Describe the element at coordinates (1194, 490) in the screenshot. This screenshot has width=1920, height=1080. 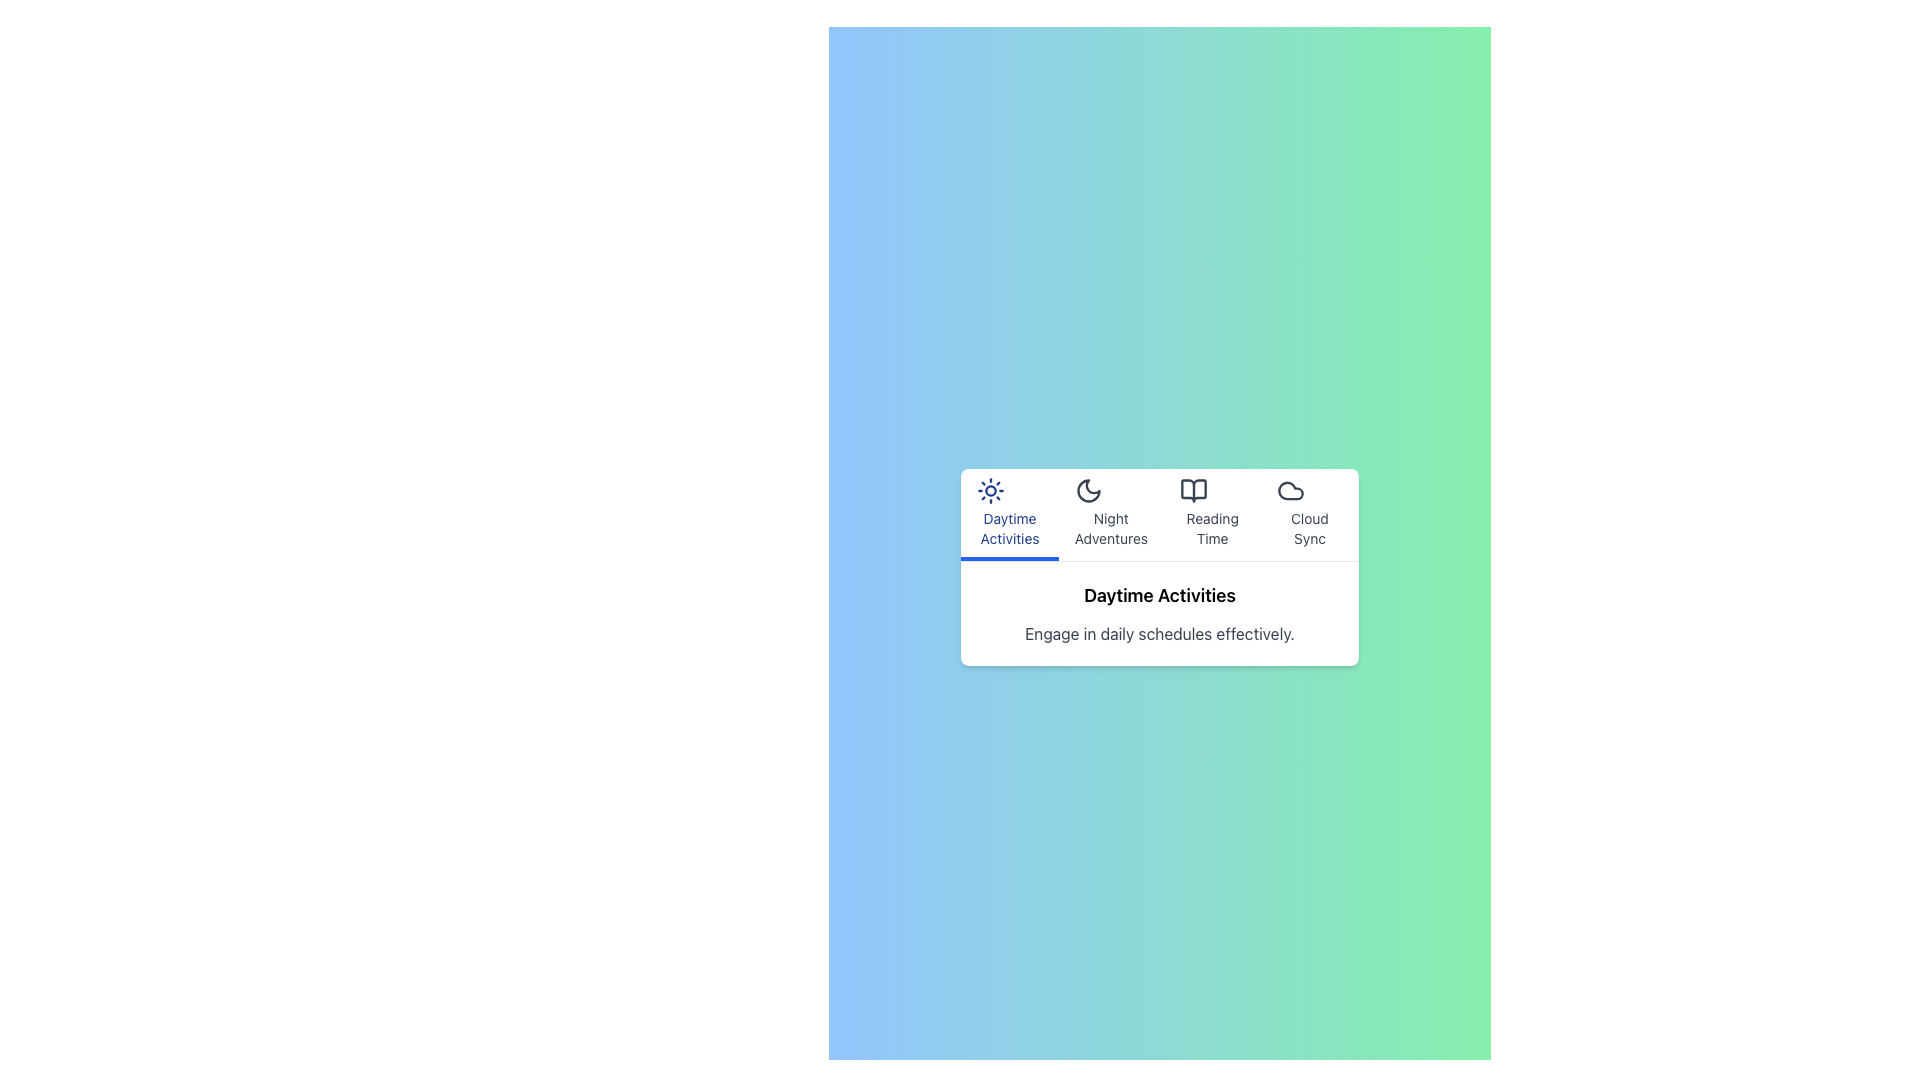
I see `the stylized open book icon, which is the third icon from the left in a horizontal row of four icons` at that location.